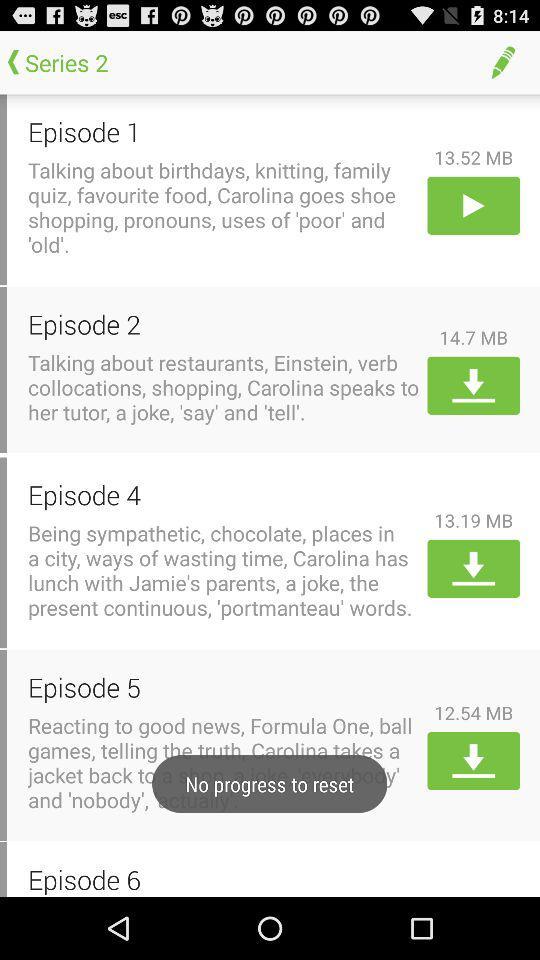  Describe the element at coordinates (223, 130) in the screenshot. I see `the icon above talking about birthdays icon` at that location.